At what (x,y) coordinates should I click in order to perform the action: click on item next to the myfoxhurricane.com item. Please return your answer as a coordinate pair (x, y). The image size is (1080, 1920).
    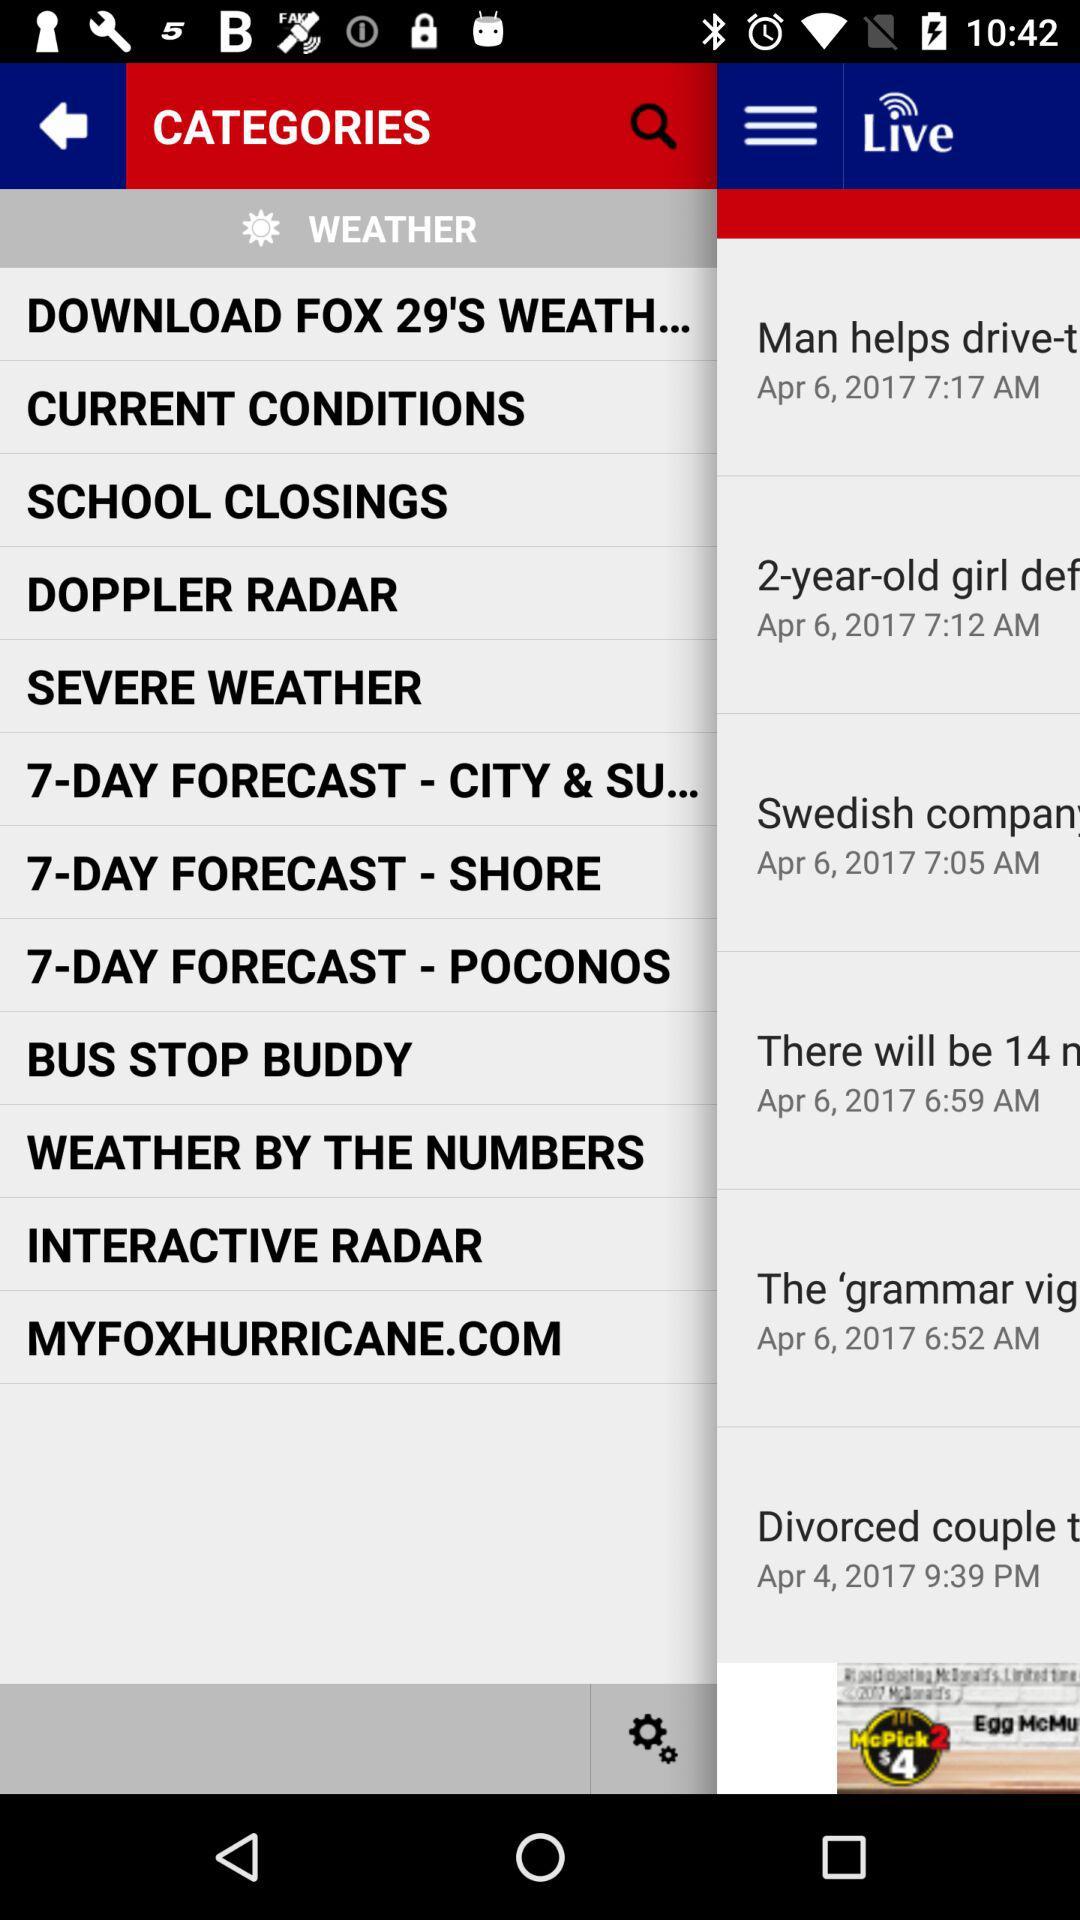
    Looking at the image, I should click on (918, 1286).